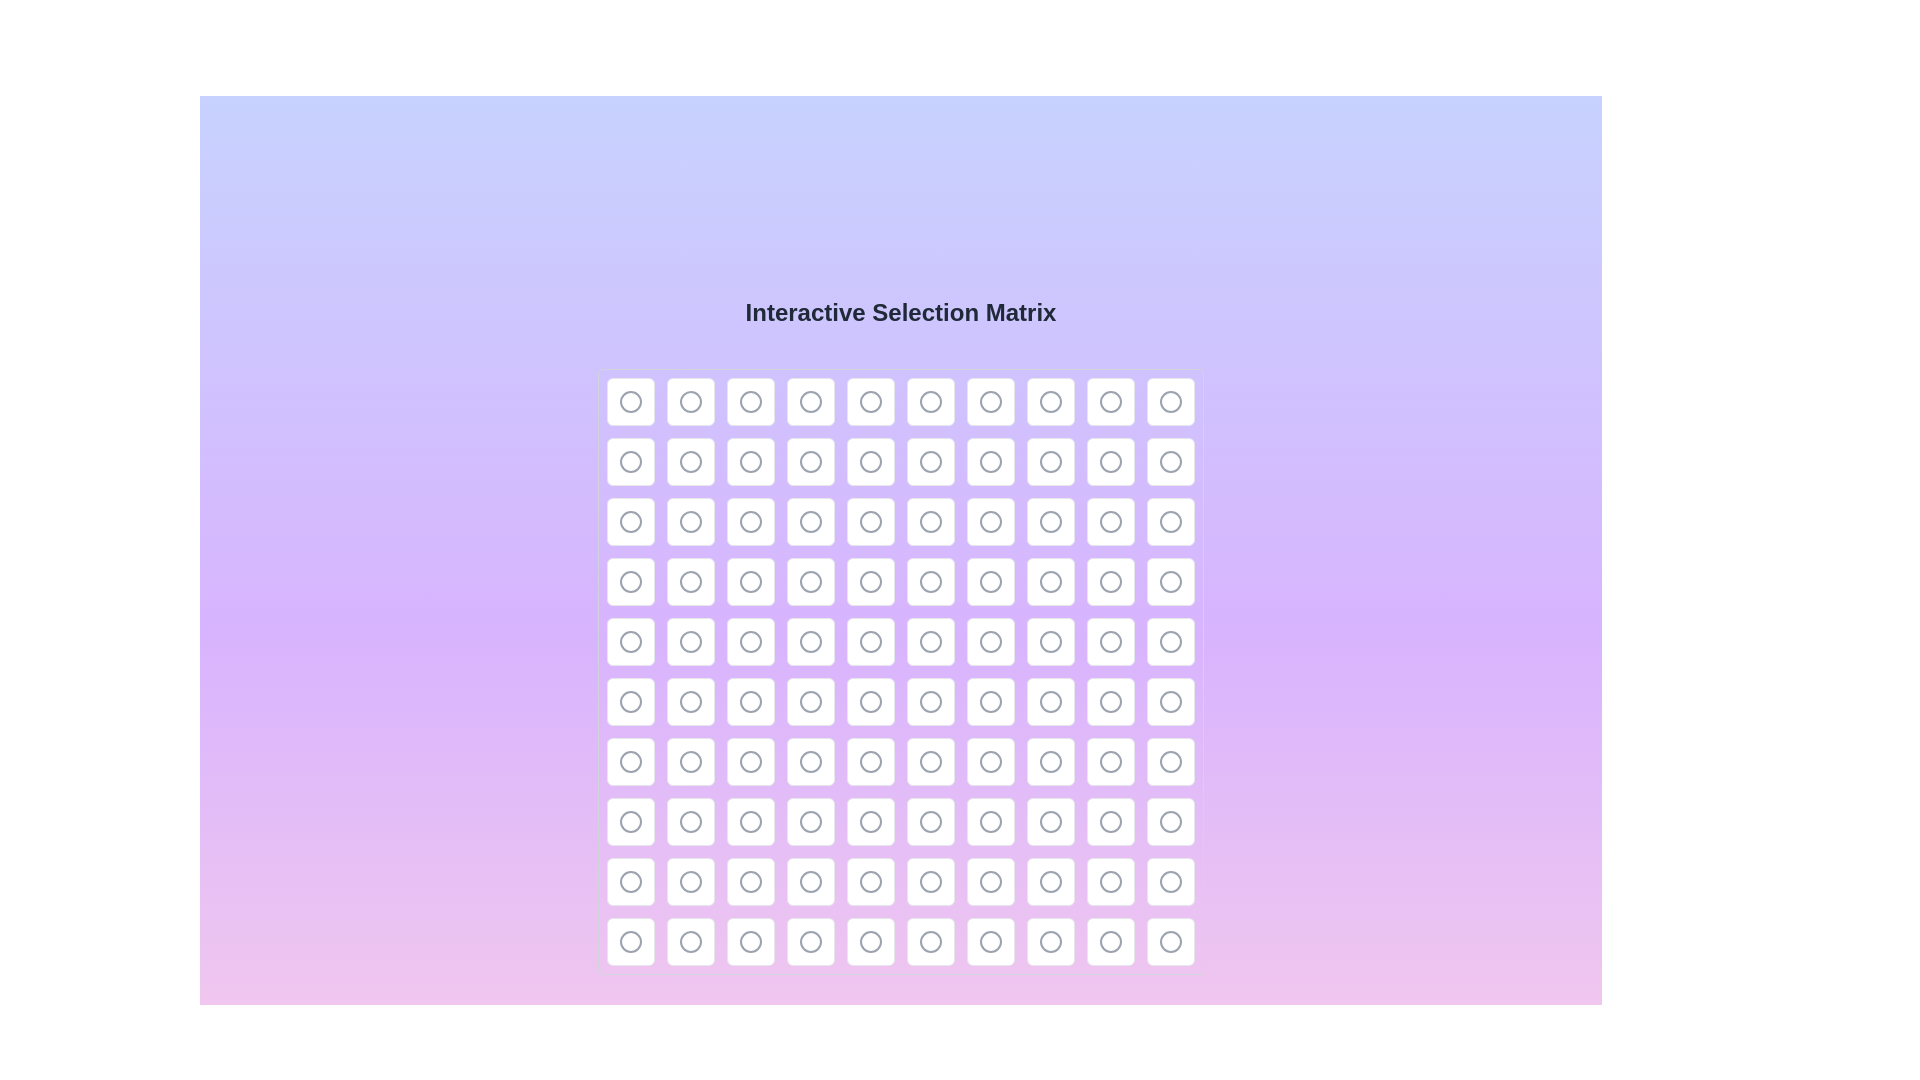 This screenshot has height=1080, width=1920. Describe the element at coordinates (900, 312) in the screenshot. I see `the title text of the matrix to focus on it` at that location.